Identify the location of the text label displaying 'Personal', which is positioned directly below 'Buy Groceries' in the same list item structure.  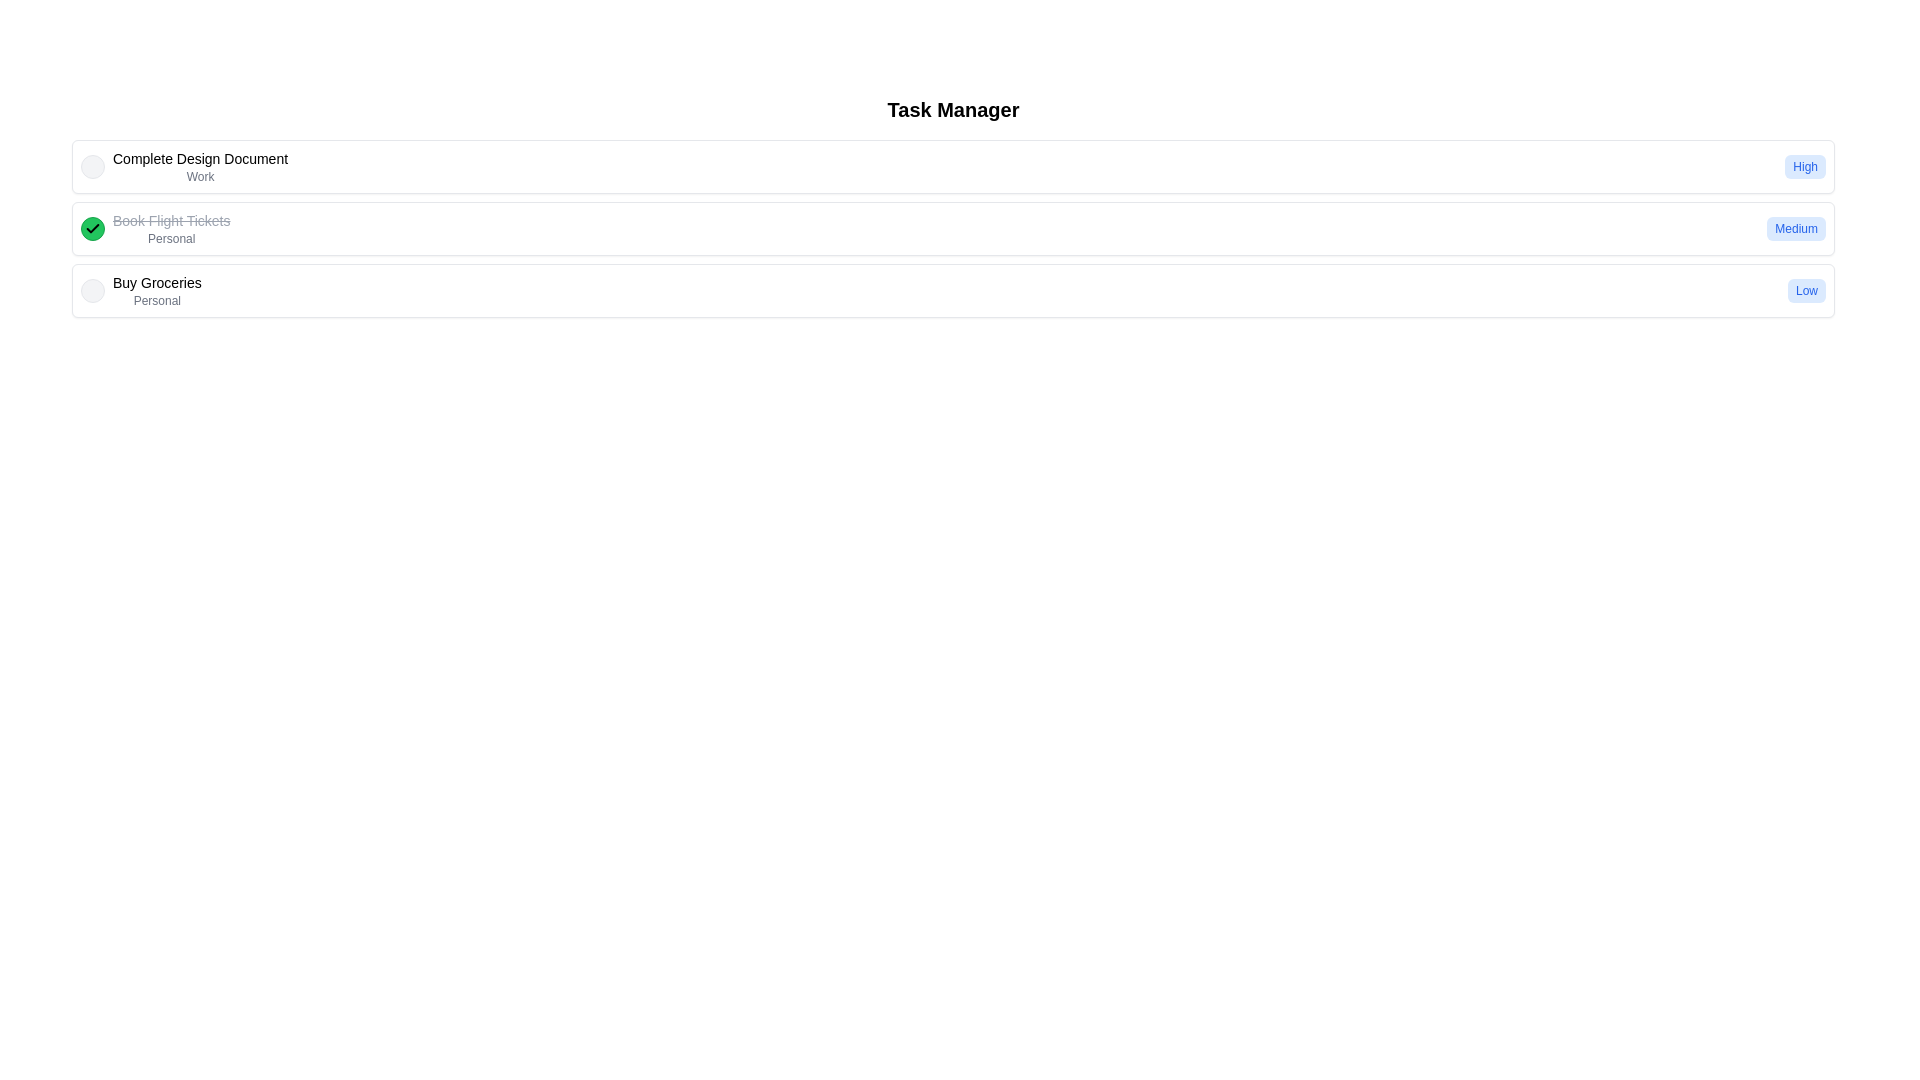
(156, 300).